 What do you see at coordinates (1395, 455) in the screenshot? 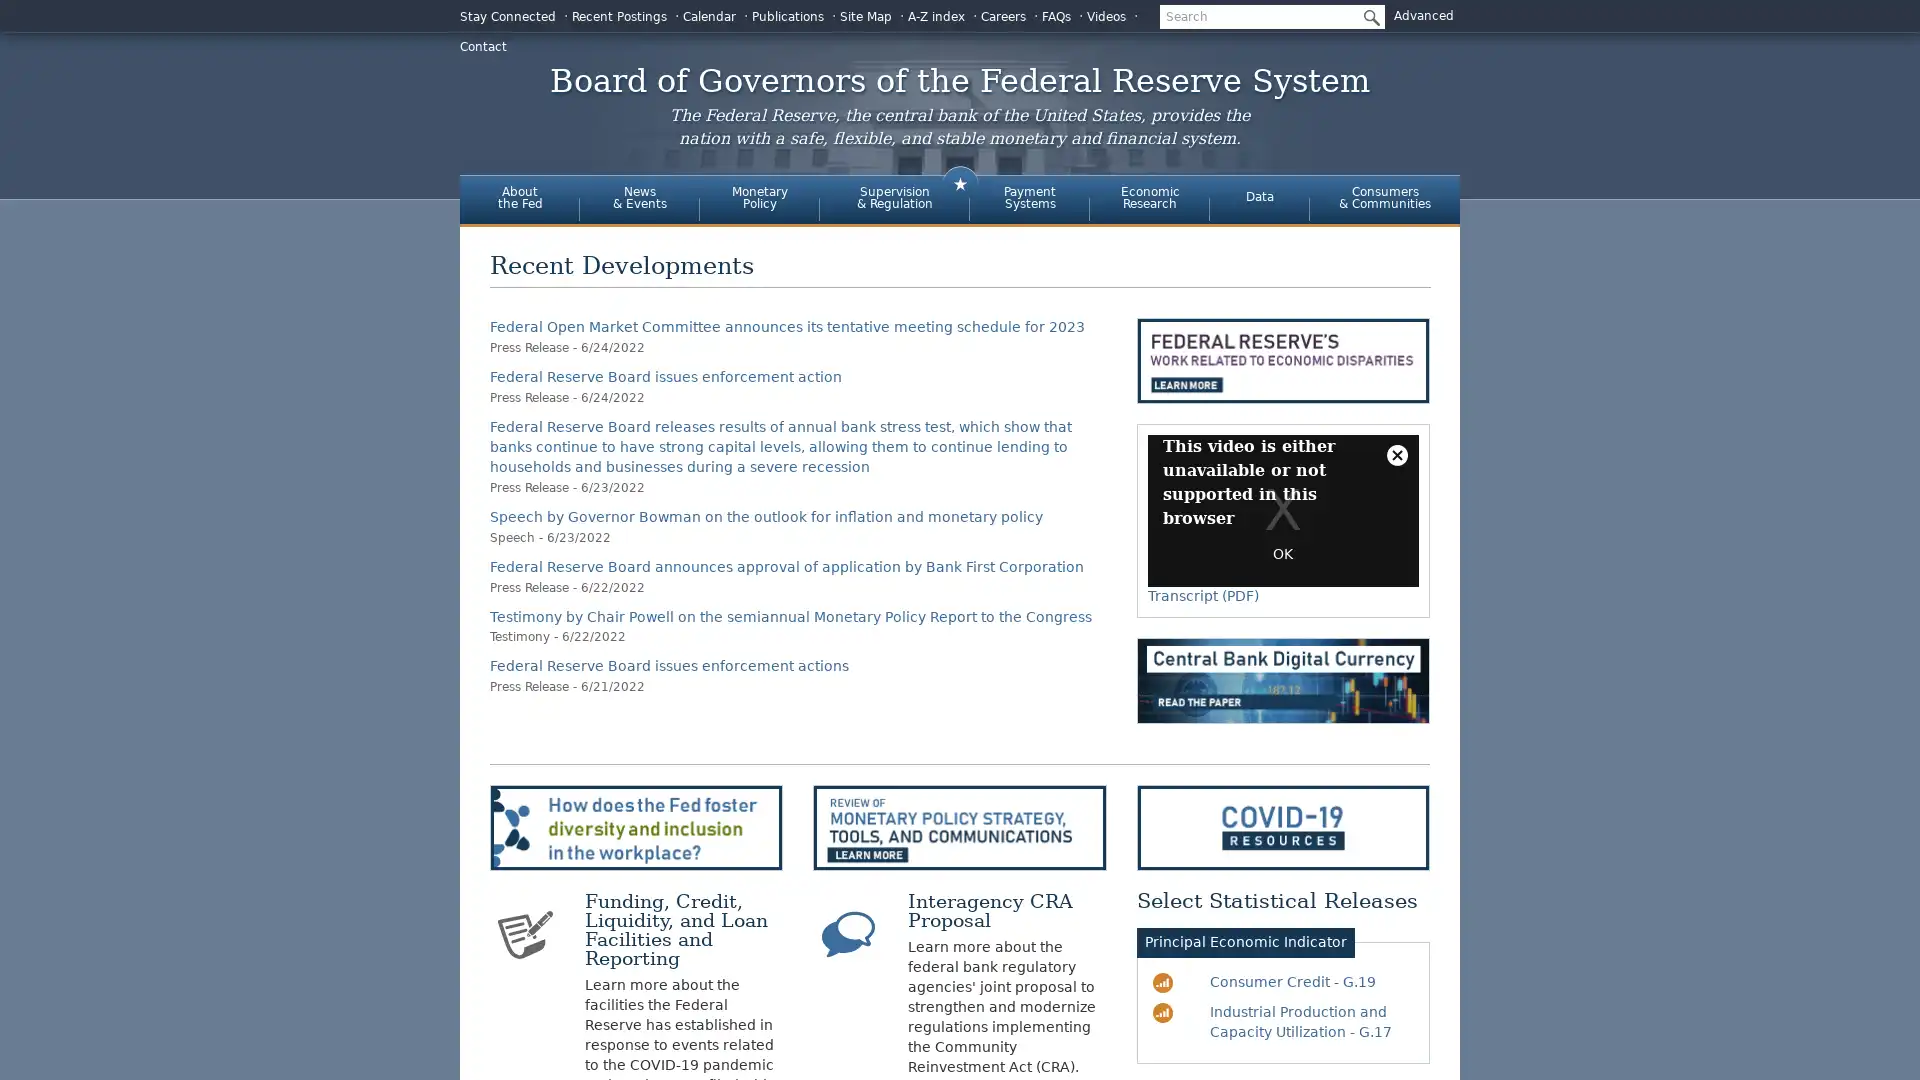
I see `Close Modal Dialog` at bounding box center [1395, 455].